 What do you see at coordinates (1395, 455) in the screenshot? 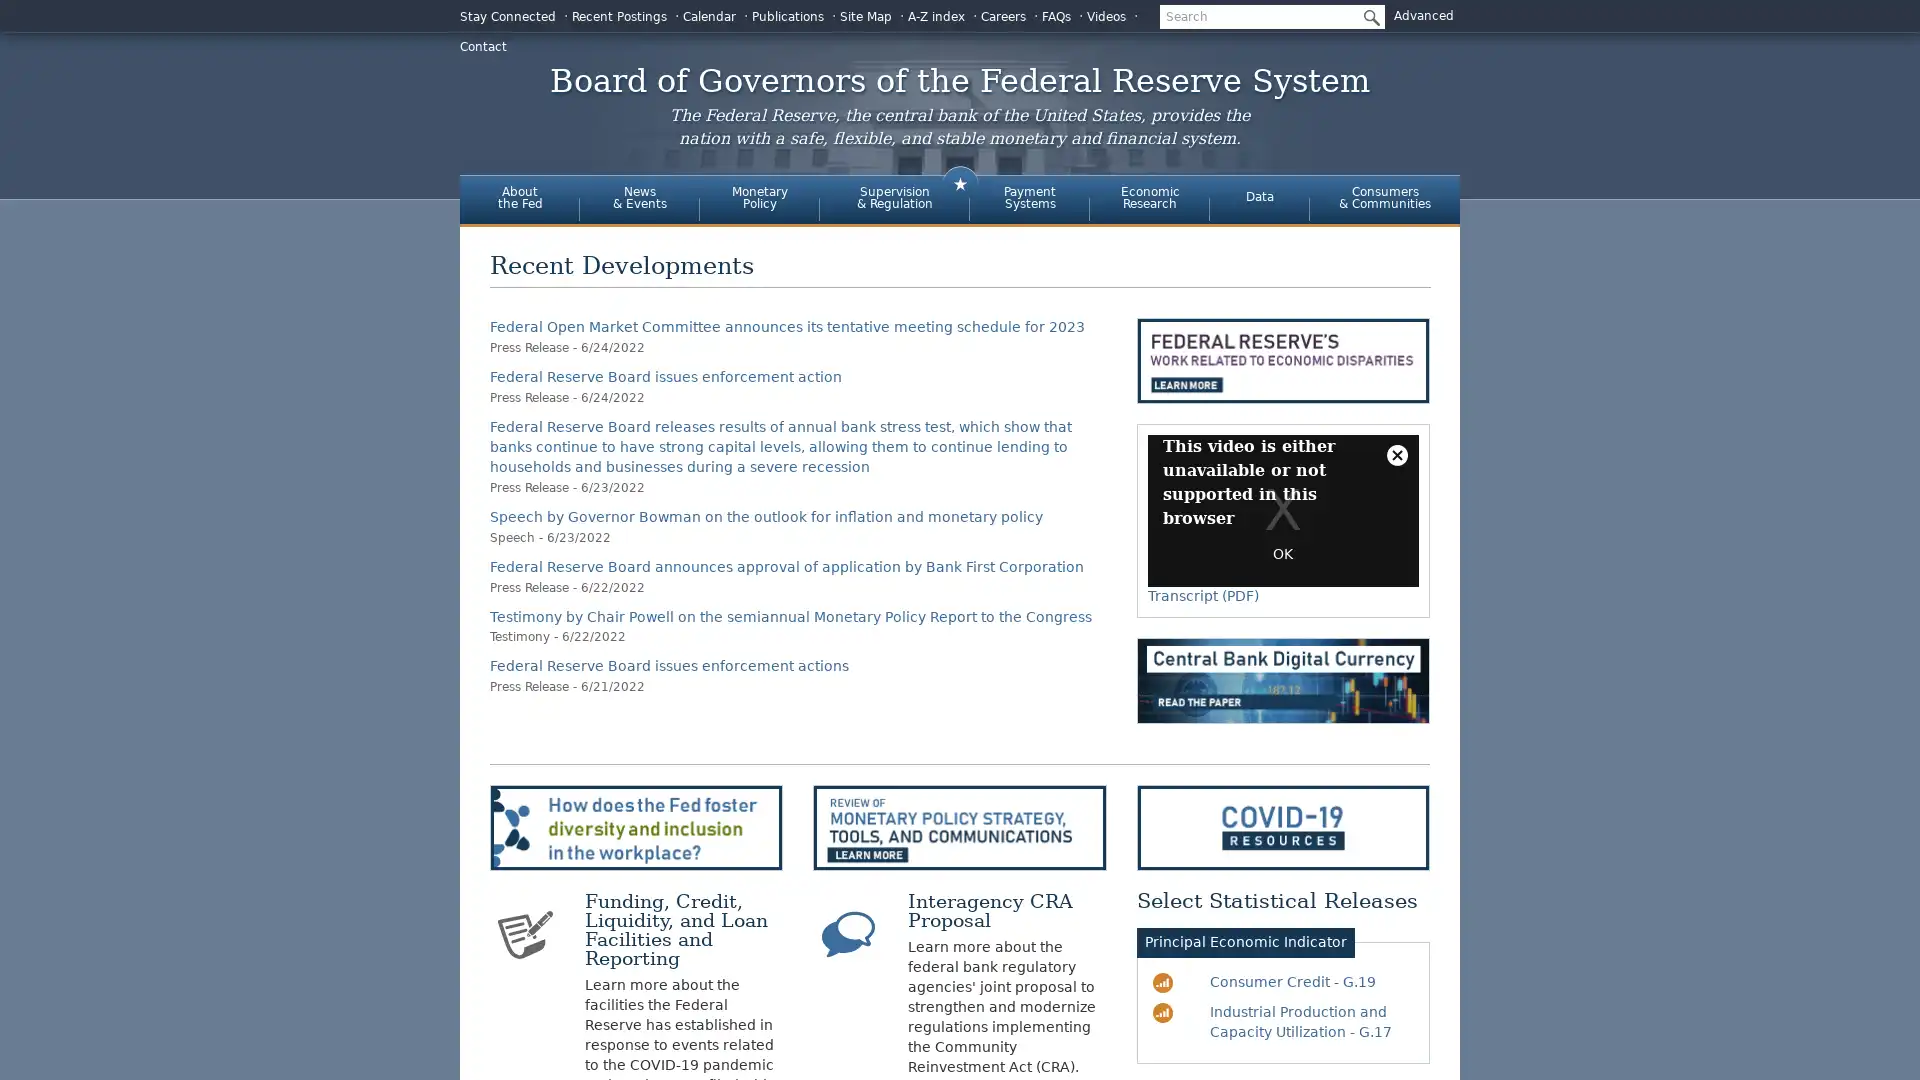
I see `Close Modal Dialog` at bounding box center [1395, 455].